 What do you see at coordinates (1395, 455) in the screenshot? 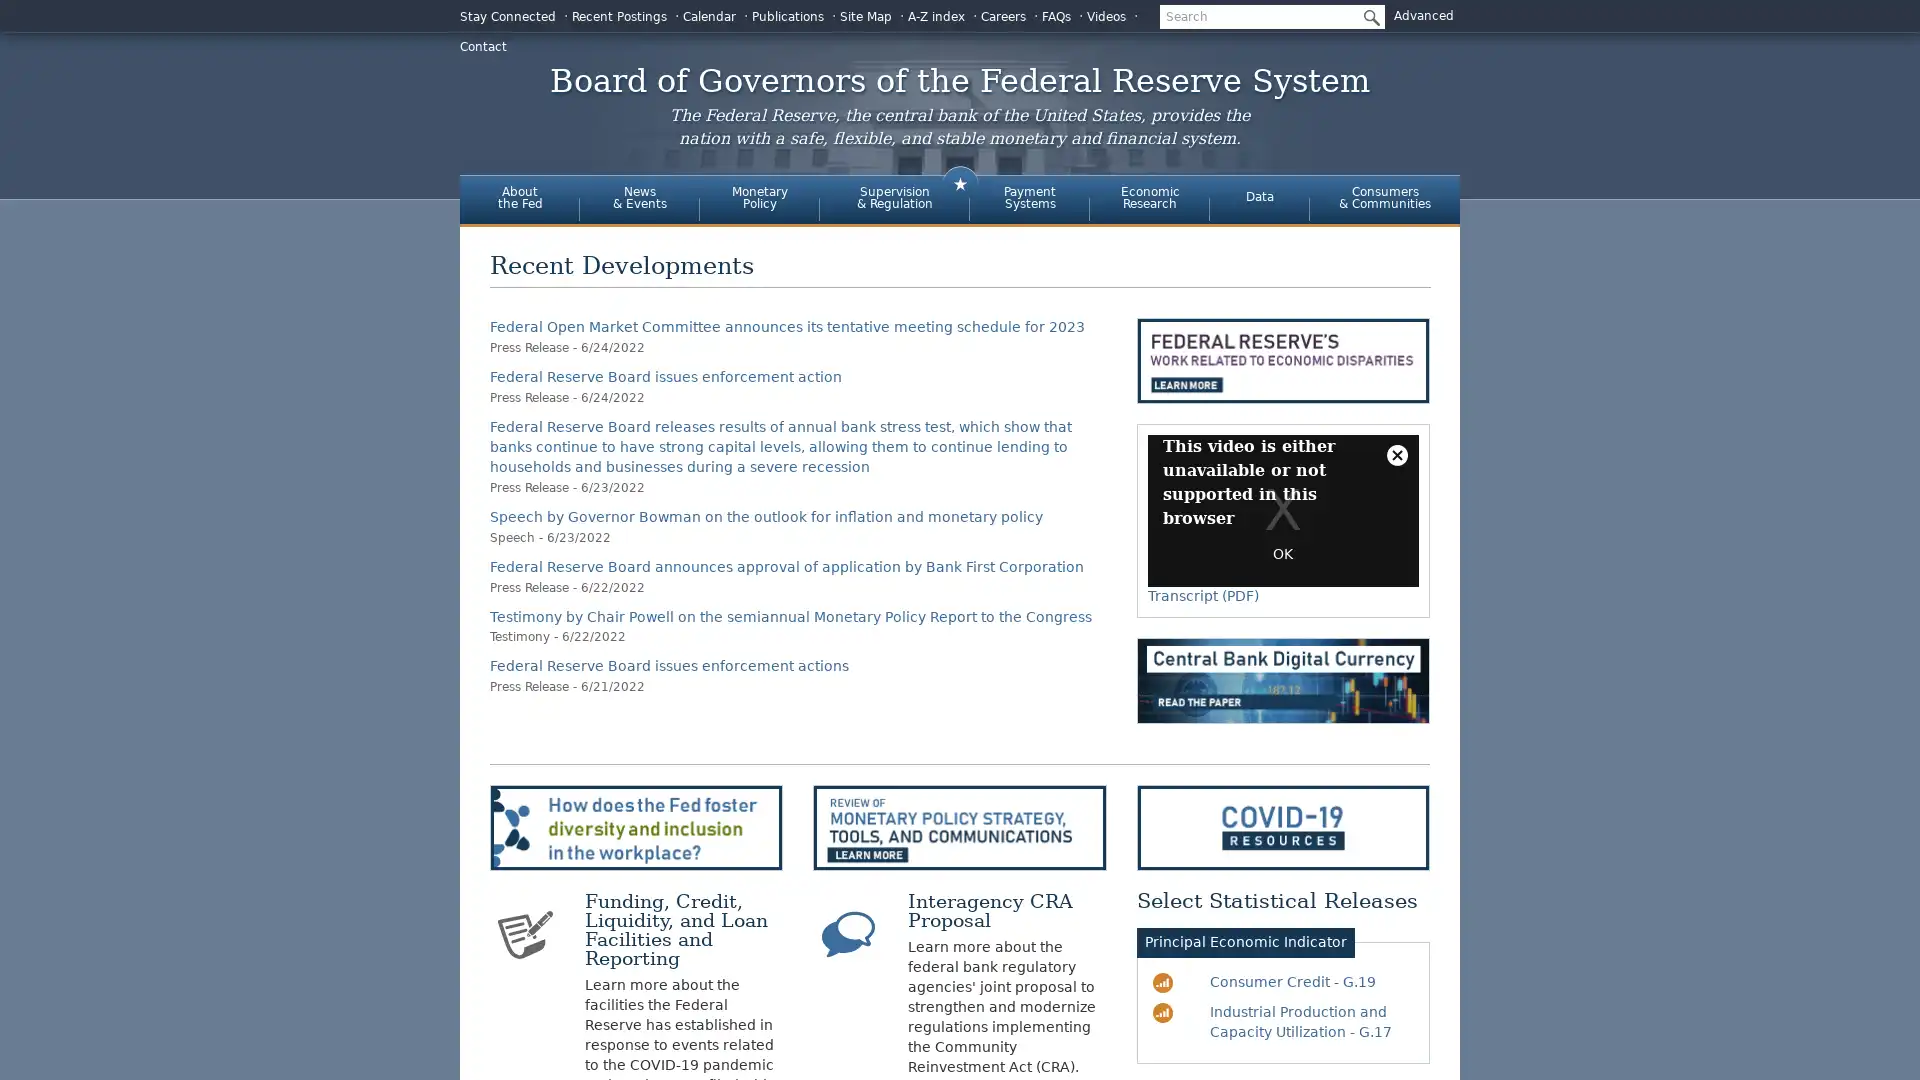
I see `Close Modal Dialog` at bounding box center [1395, 455].